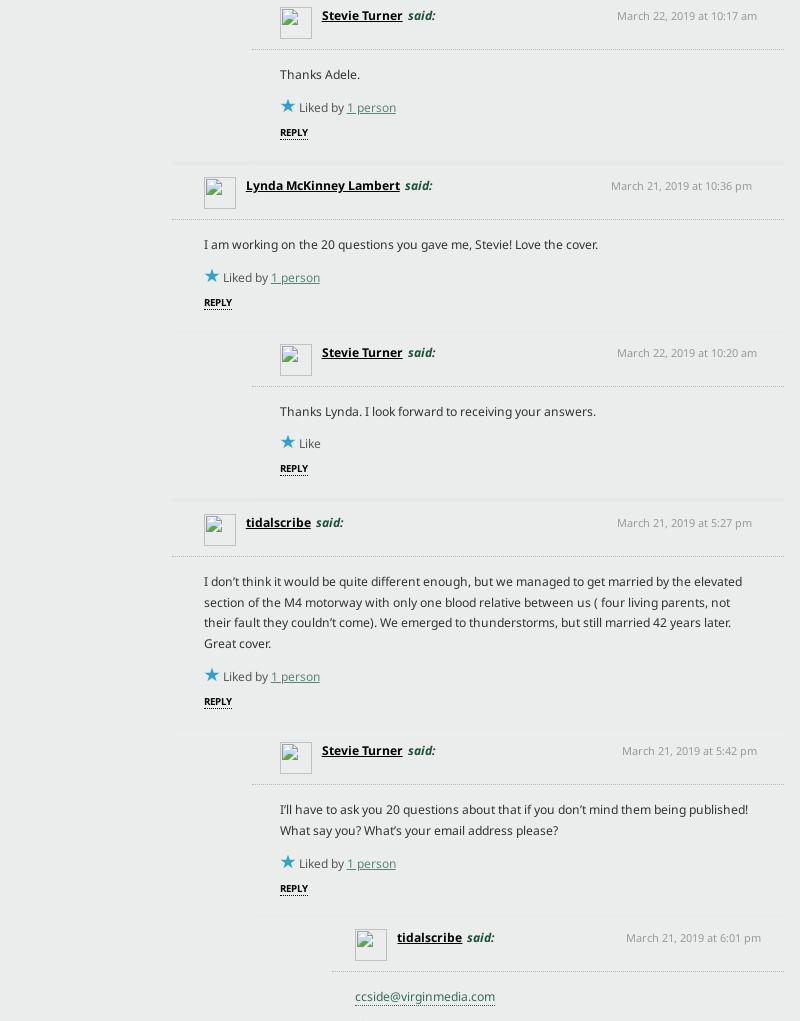 The height and width of the screenshot is (1021, 800). Describe the element at coordinates (616, 521) in the screenshot. I see `'March 21, 2019 at 5:27 pm'` at that location.